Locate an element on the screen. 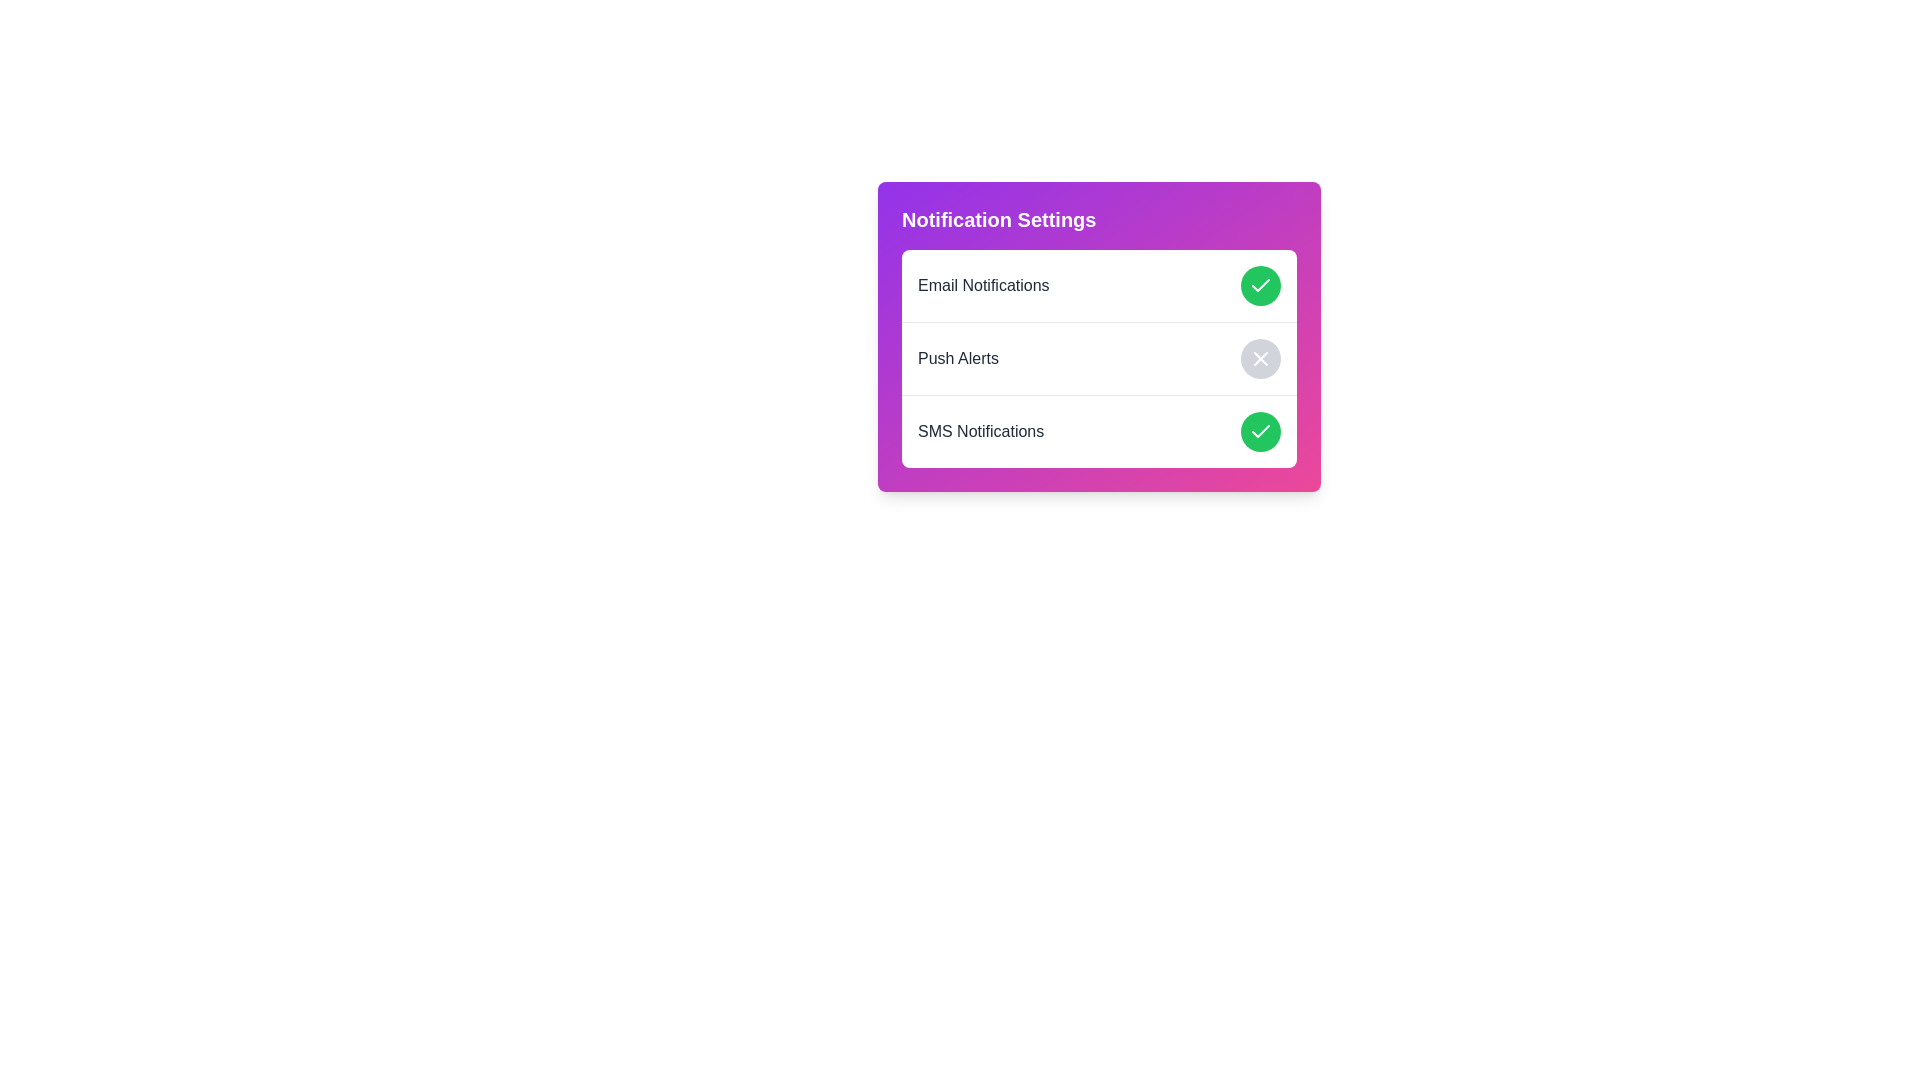 The width and height of the screenshot is (1920, 1080). the state represented by the 'Email Notifications' icon in the settings panel, which signifies the enabled state of this notification category is located at coordinates (1260, 431).